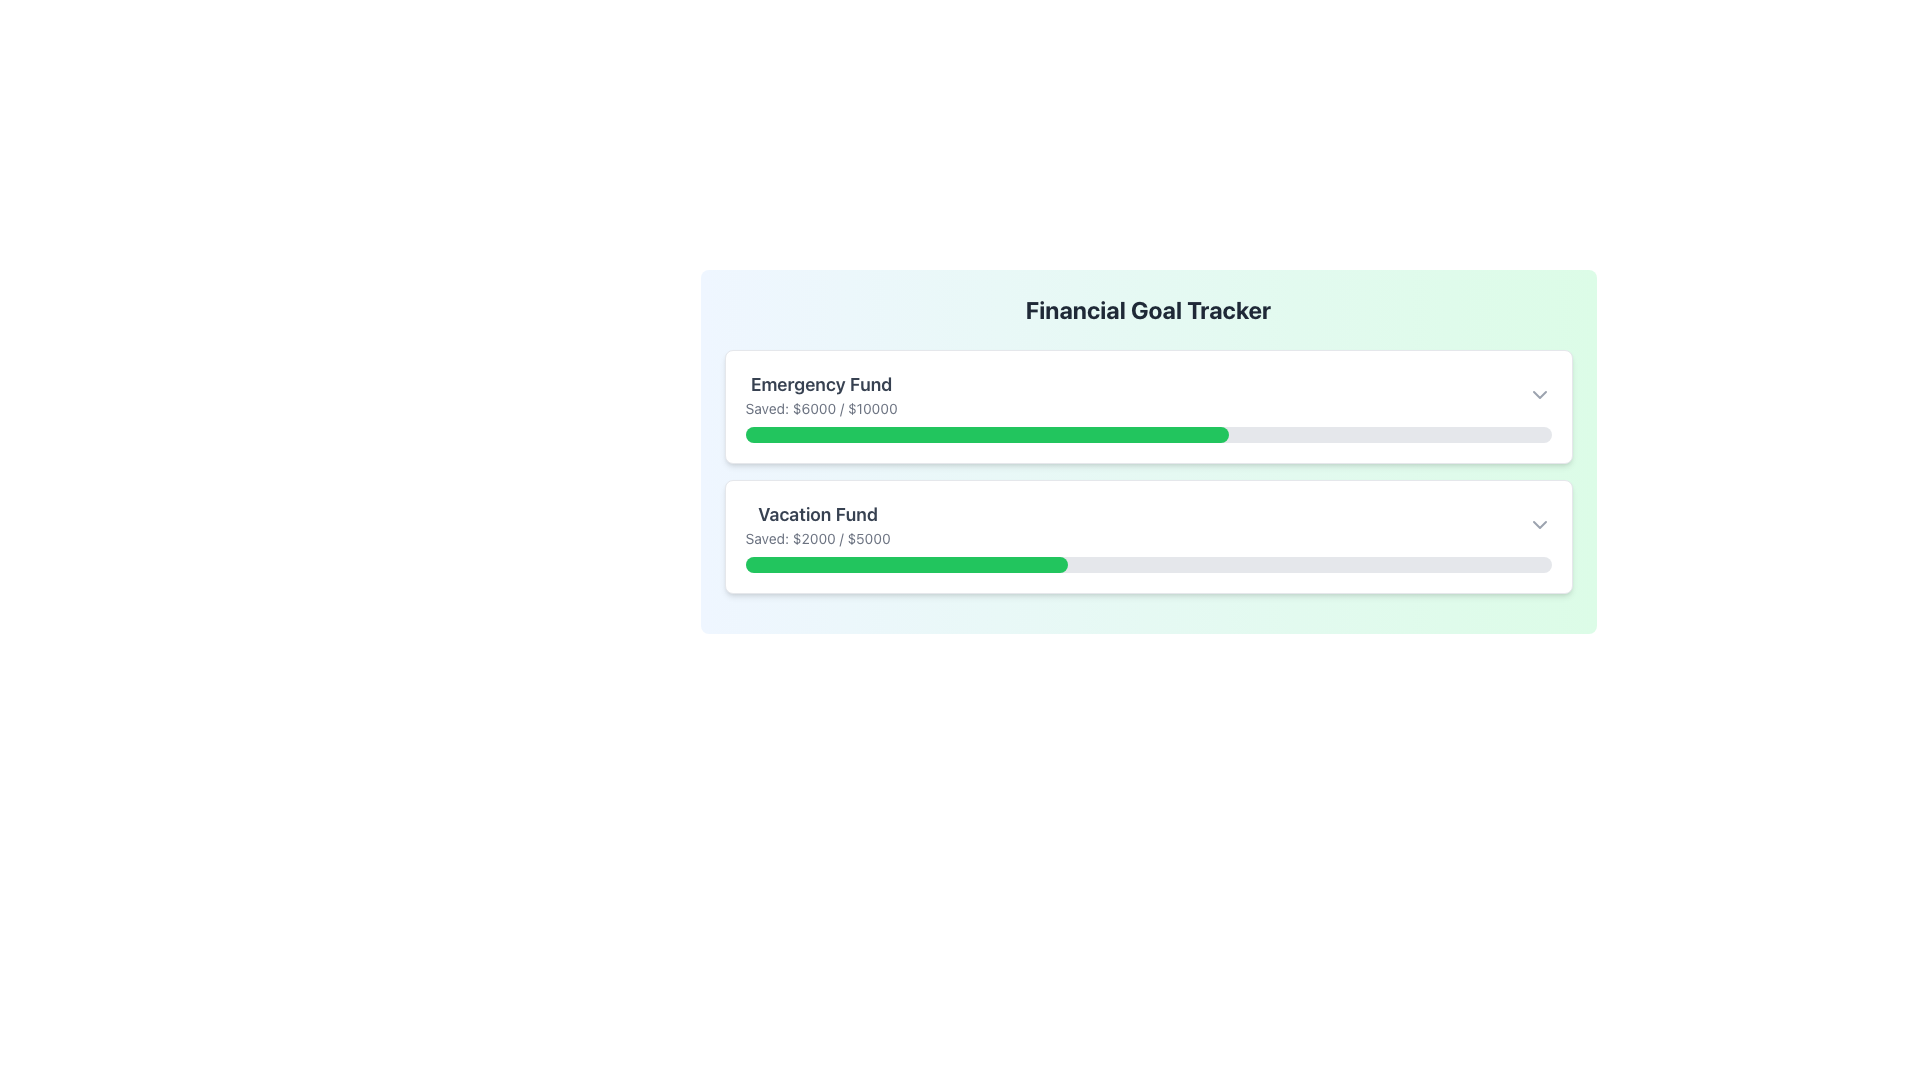  What do you see at coordinates (1148, 434) in the screenshot?
I see `the progress bar element located within the 'Emergency Fund' card in the 'Financial Goal Tracker' interface, which visually represents the progress towards a financial goal` at bounding box center [1148, 434].